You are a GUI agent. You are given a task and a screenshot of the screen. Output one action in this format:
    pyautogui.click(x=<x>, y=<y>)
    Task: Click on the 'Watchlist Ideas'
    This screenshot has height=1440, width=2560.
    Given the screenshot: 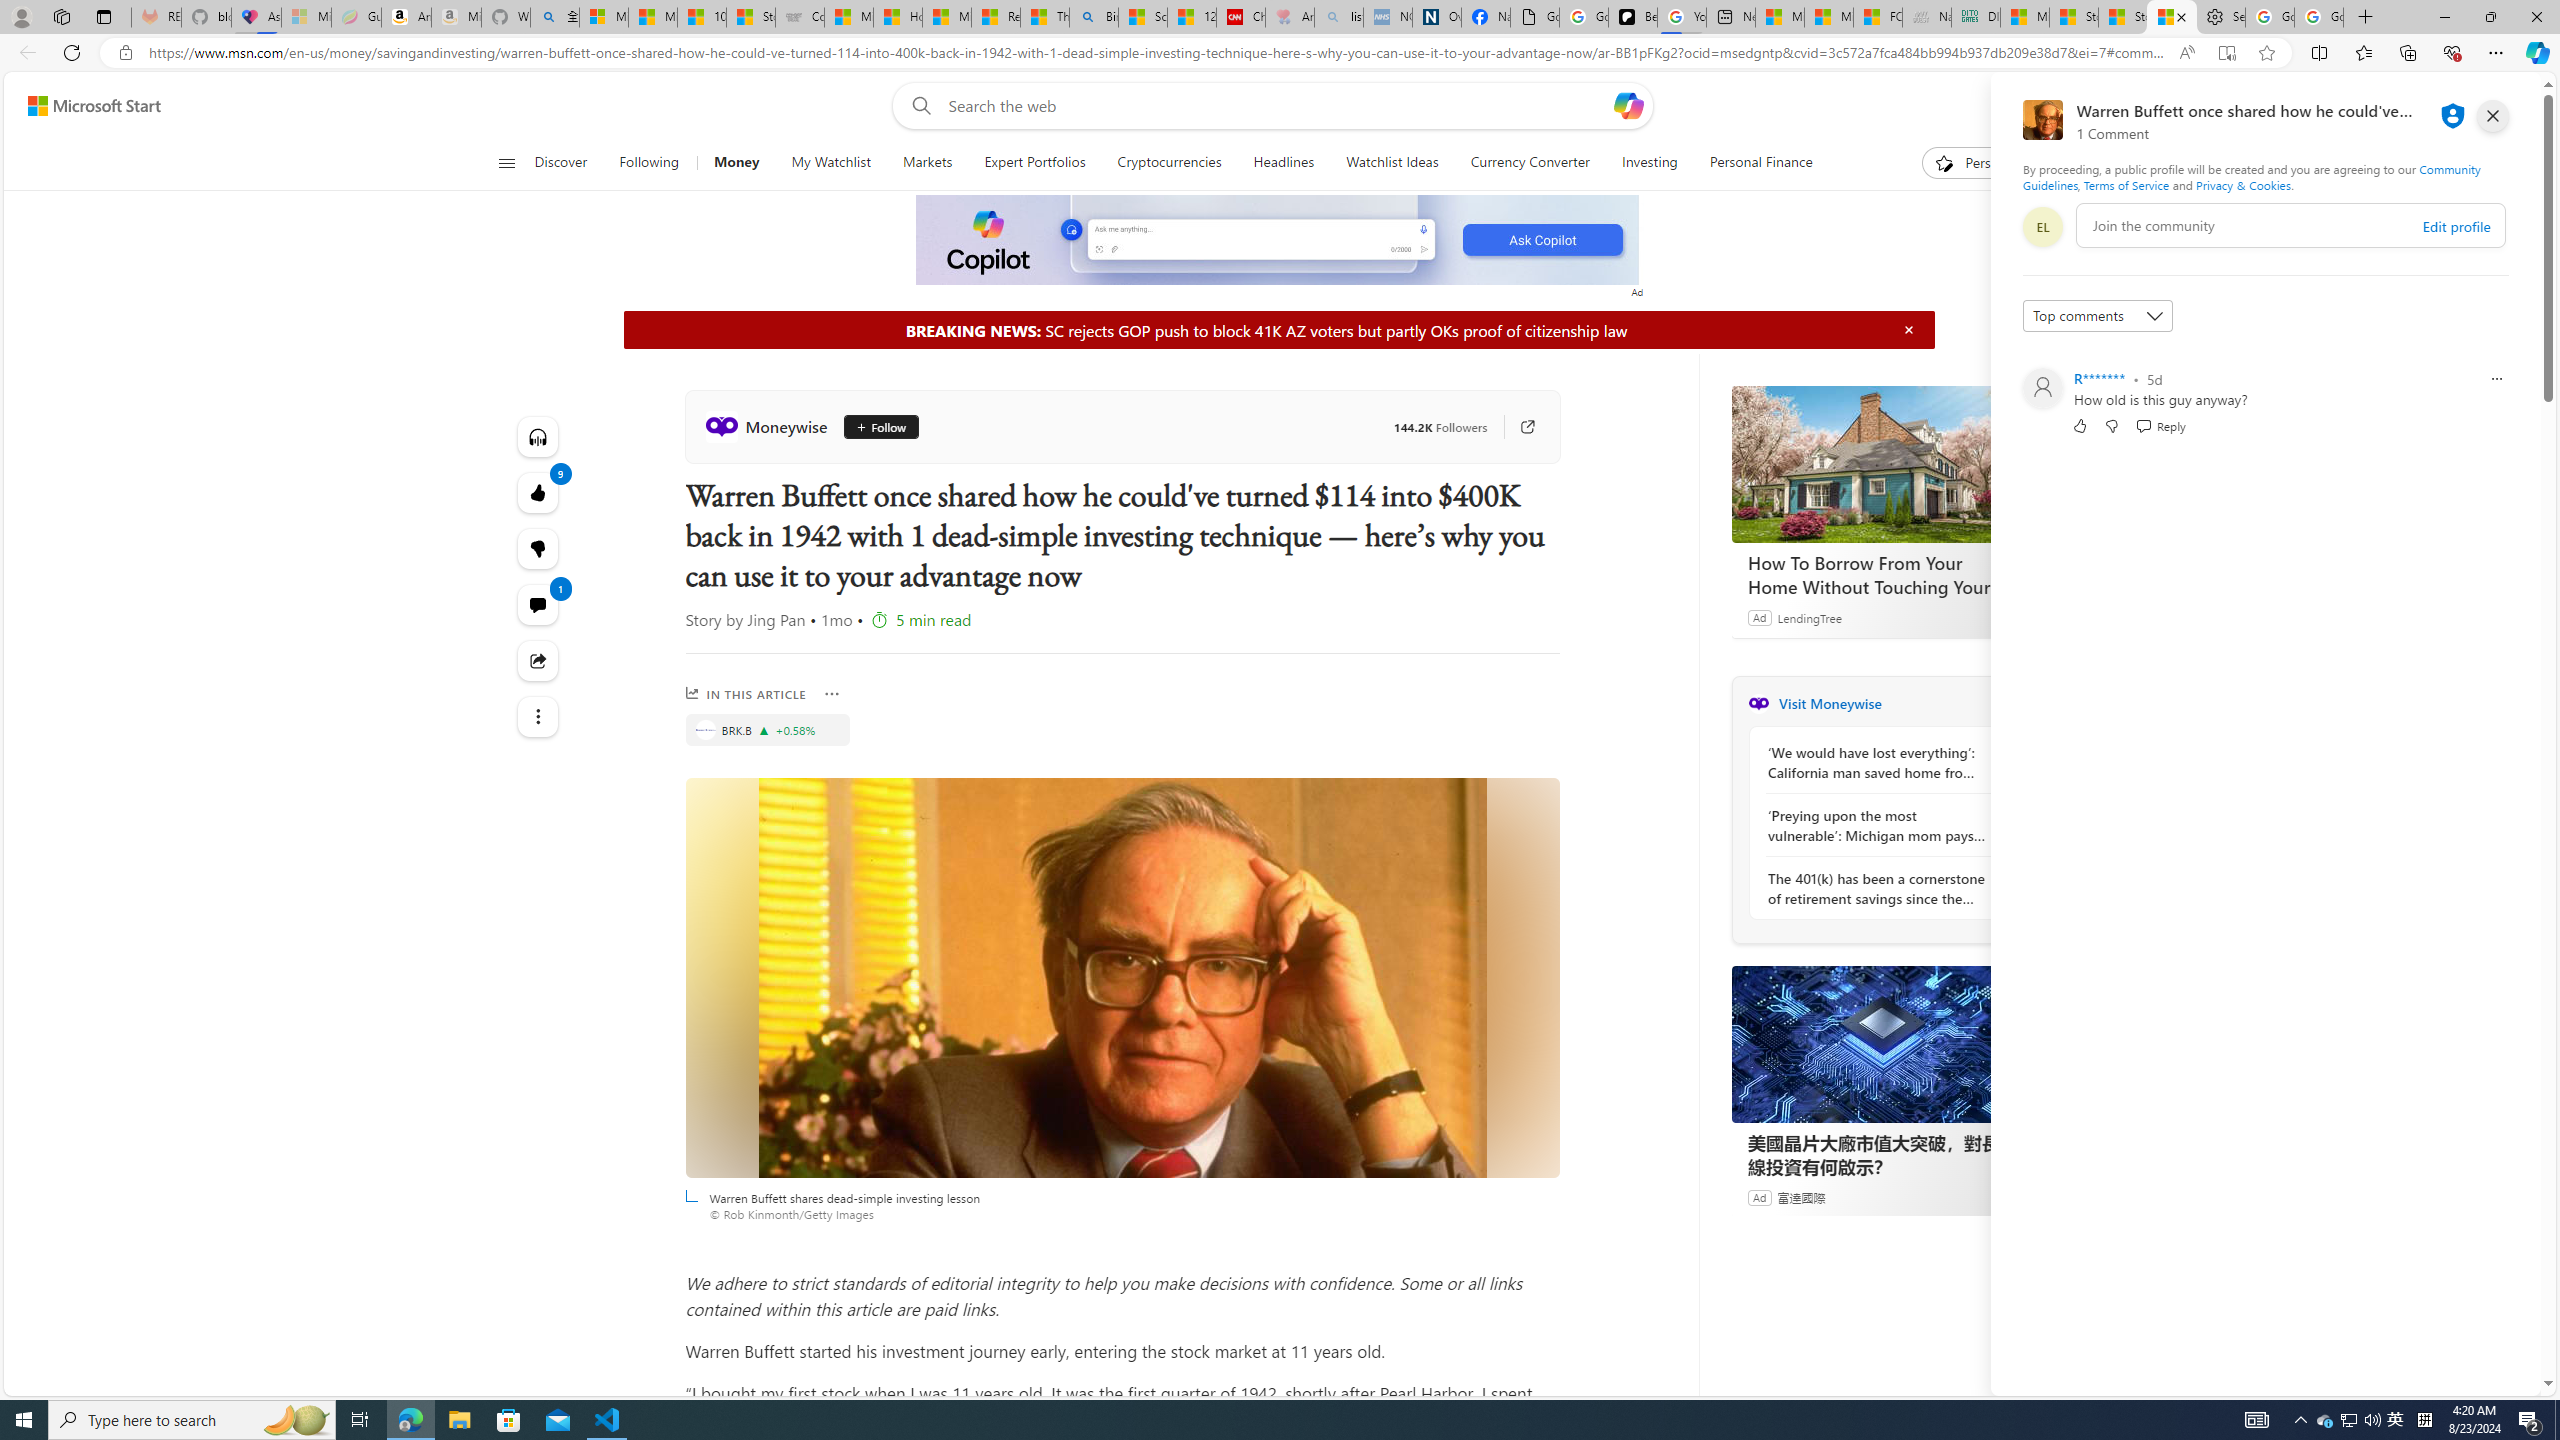 What is the action you would take?
    pyautogui.click(x=1391, y=162)
    